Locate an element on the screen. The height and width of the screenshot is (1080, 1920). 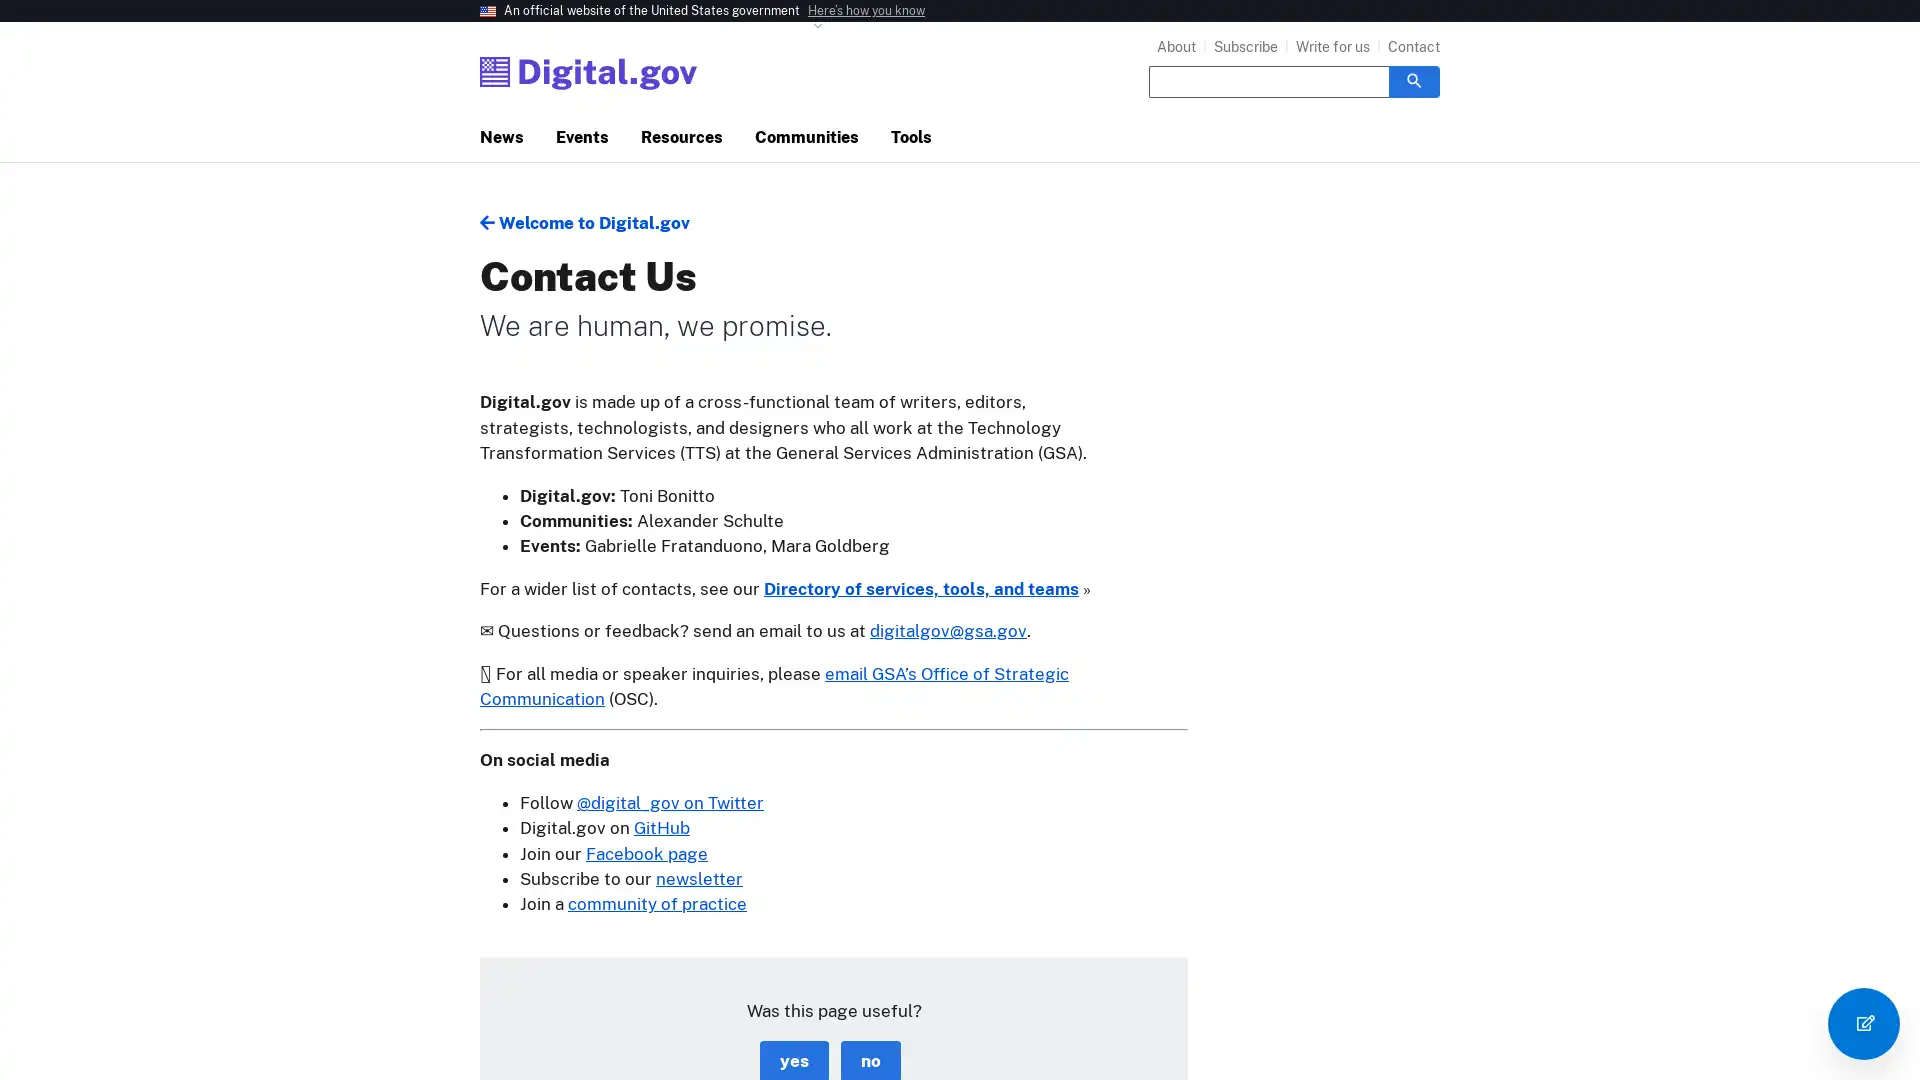
Search is located at coordinates (1413, 80).